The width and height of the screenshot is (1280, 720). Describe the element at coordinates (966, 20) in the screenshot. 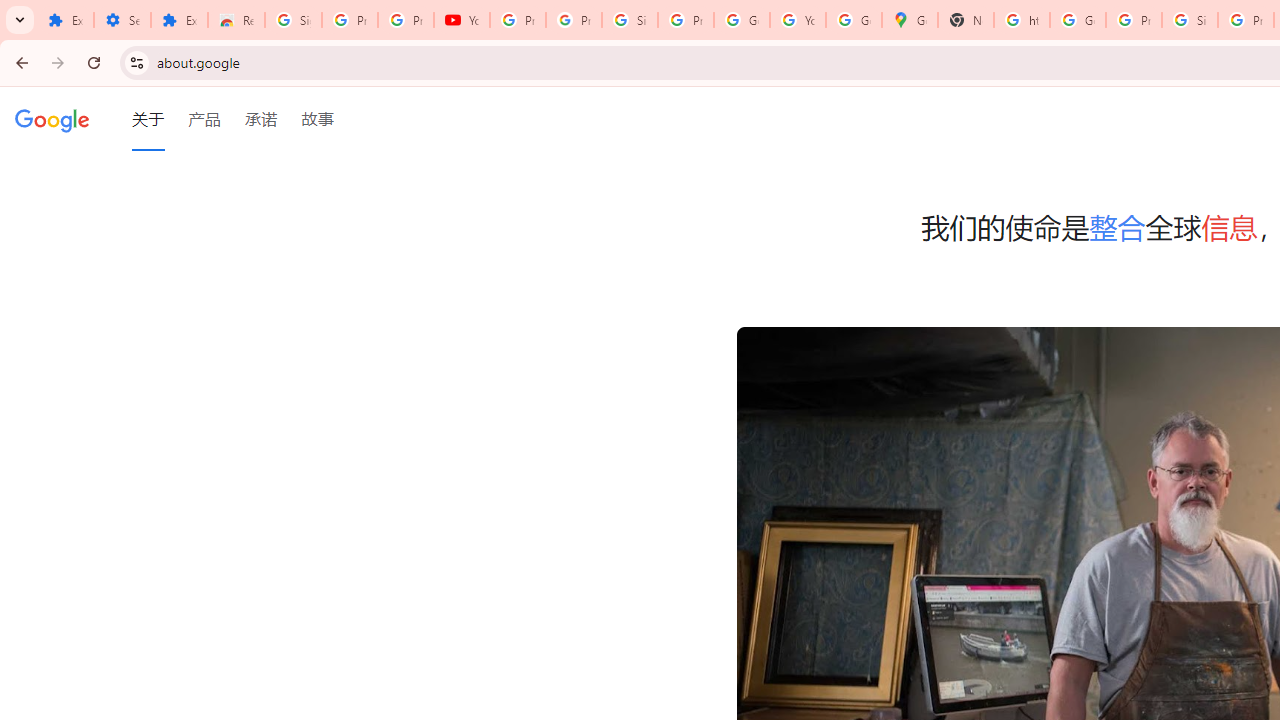

I see `'New Tab'` at that location.